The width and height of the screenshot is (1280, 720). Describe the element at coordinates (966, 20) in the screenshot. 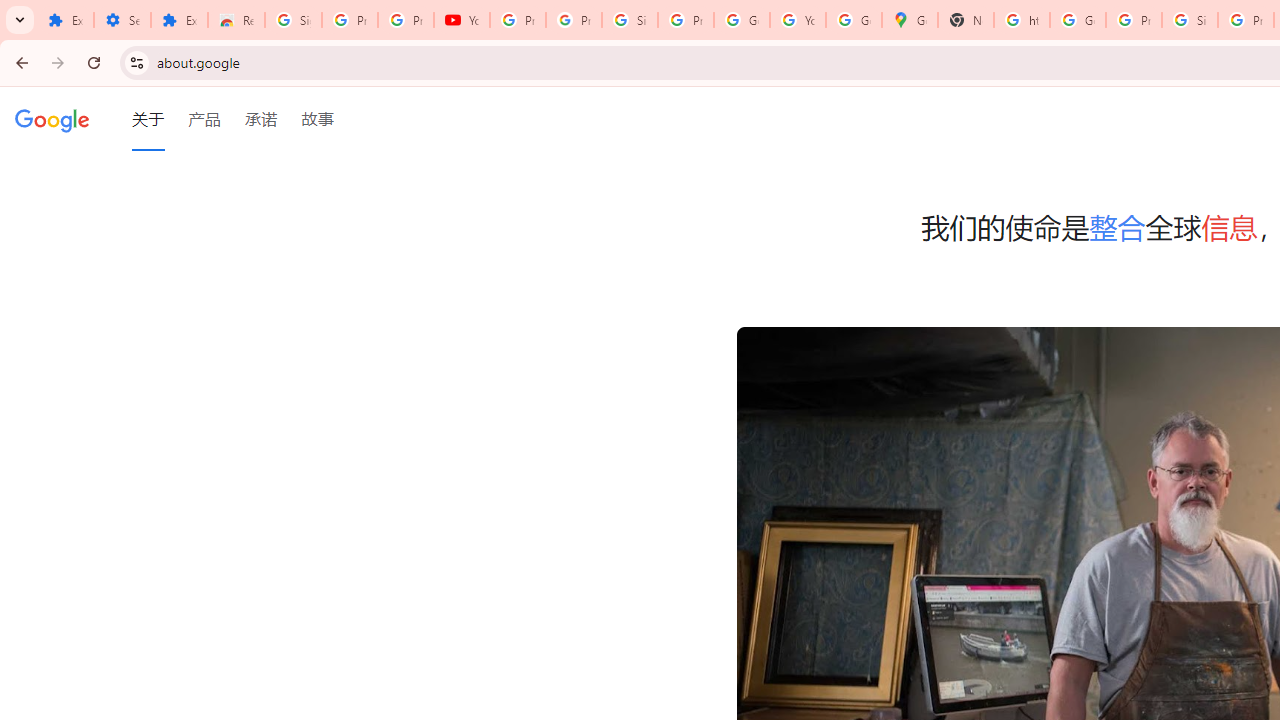

I see `'New Tab'` at that location.